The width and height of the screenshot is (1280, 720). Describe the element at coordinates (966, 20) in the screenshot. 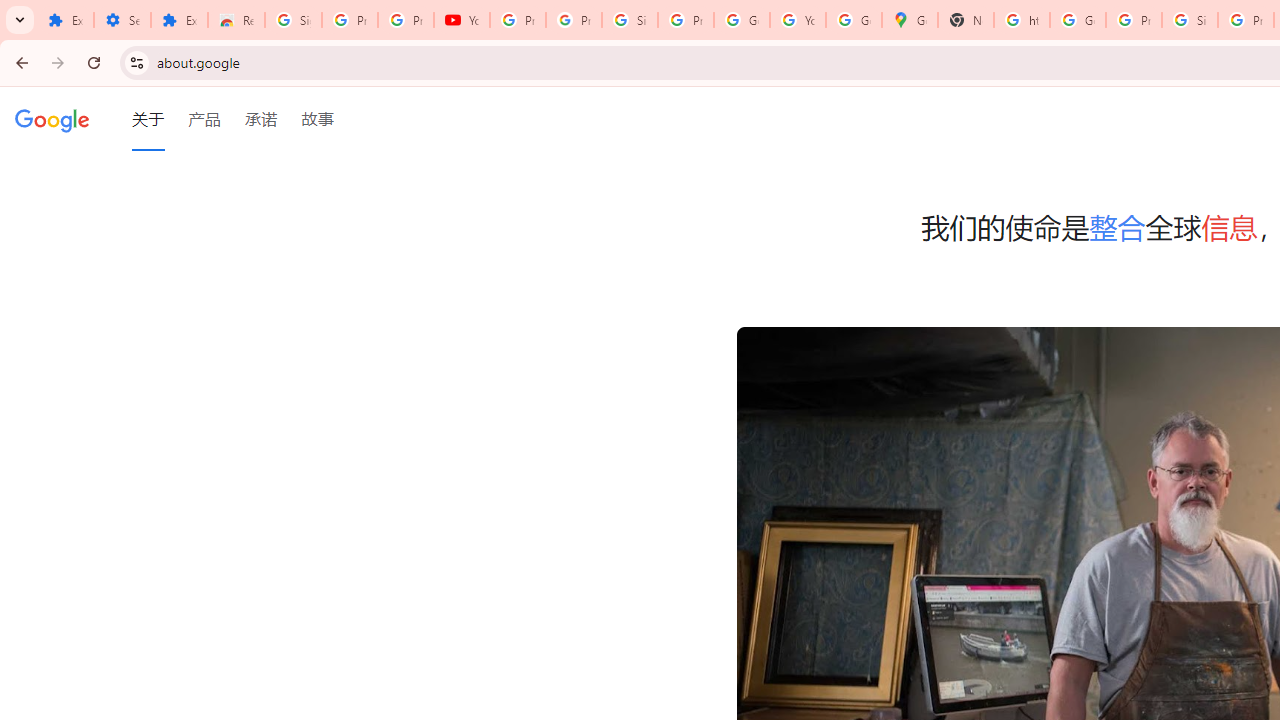

I see `'New Tab'` at that location.